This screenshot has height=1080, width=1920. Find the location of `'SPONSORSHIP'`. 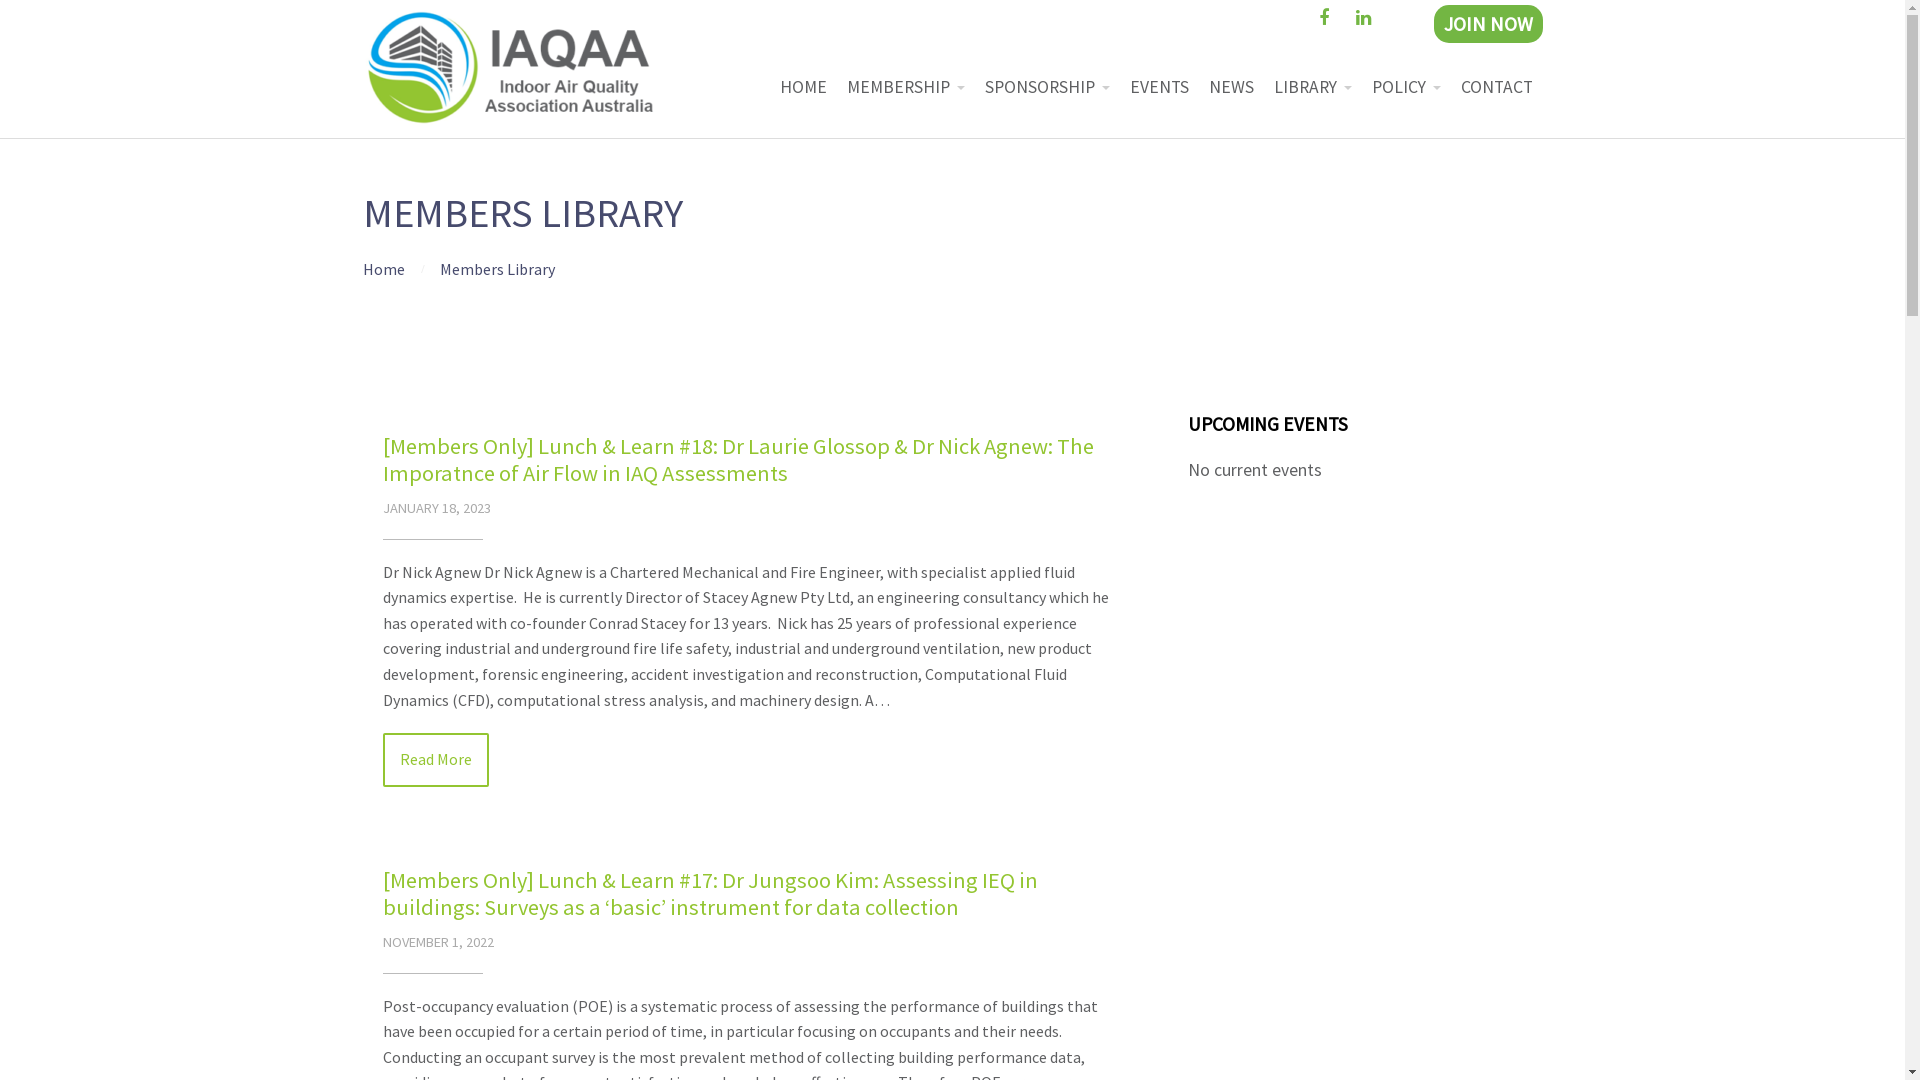

'SPONSORSHIP' is located at coordinates (1045, 86).